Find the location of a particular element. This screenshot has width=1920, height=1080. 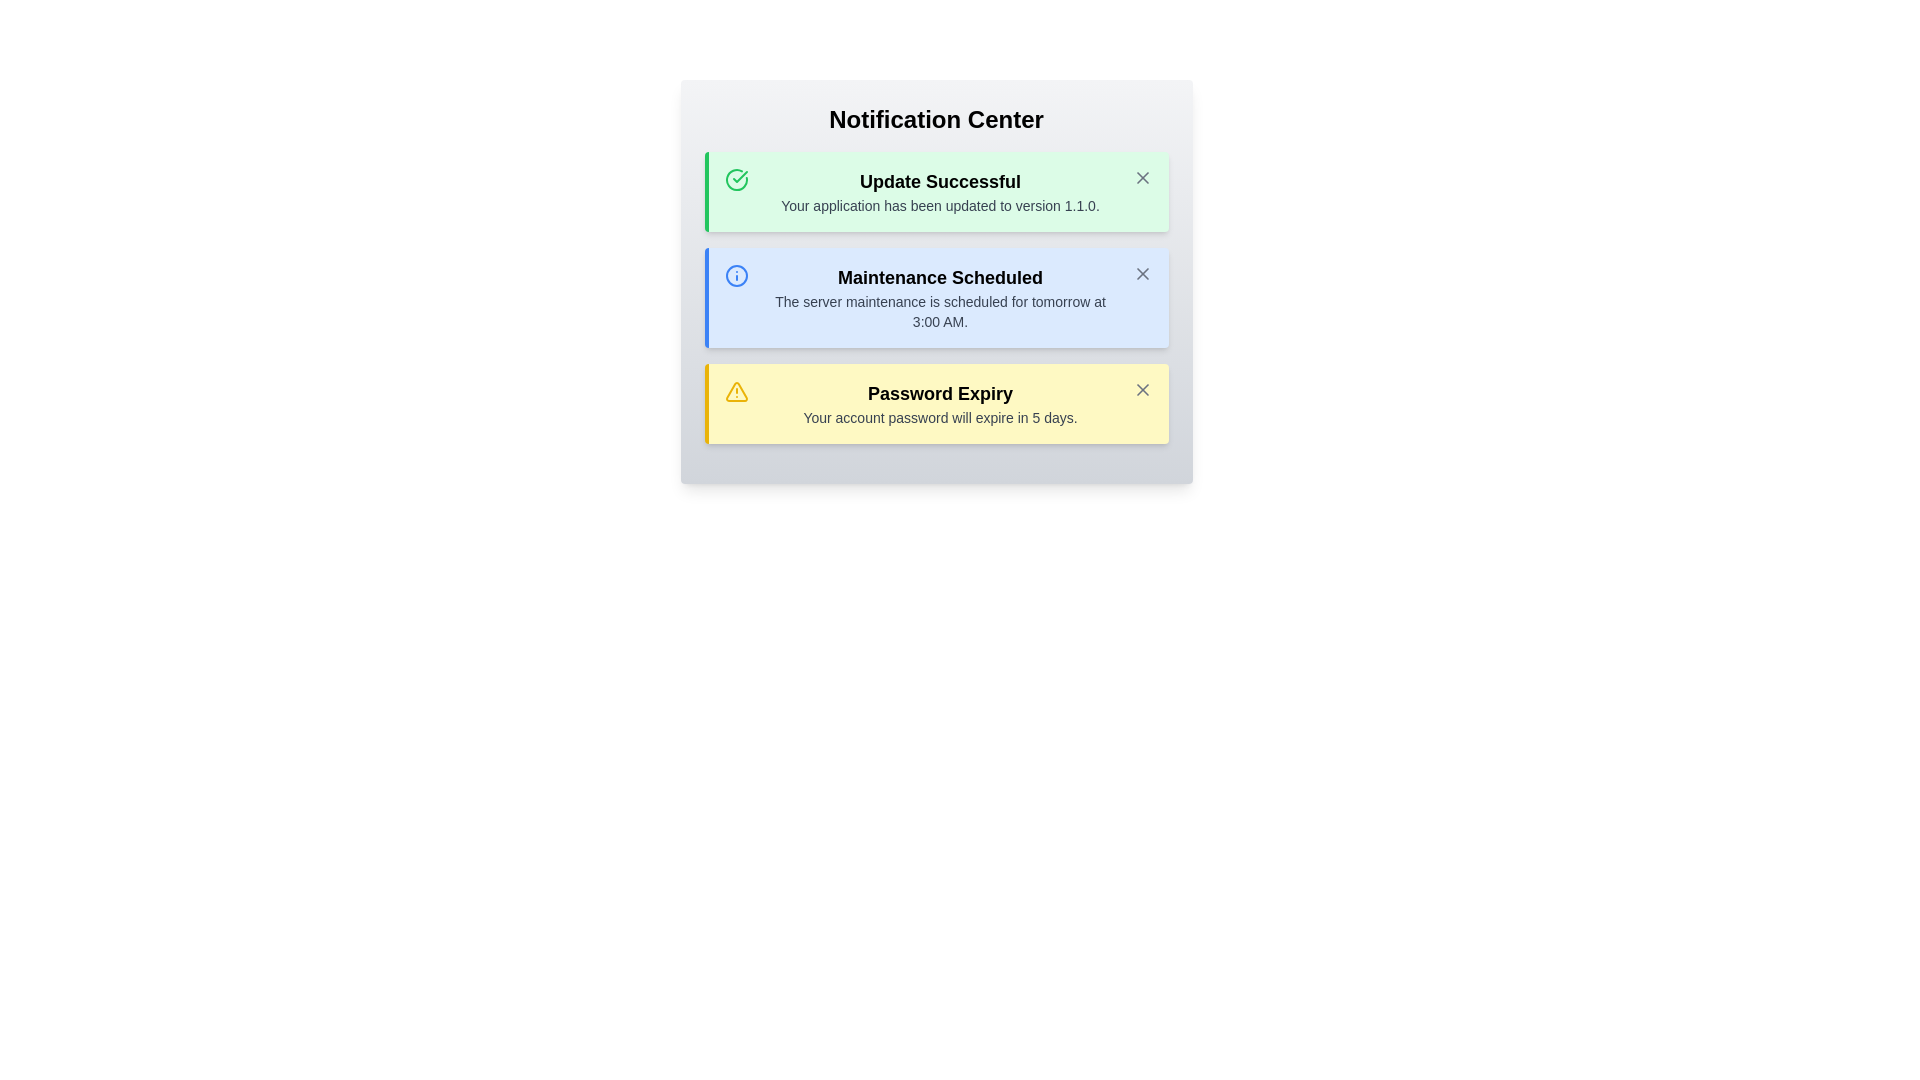

the dismiss button (interactive icon resembling an 'X') next to the 'Password Expiry' notification is located at coordinates (1142, 389).